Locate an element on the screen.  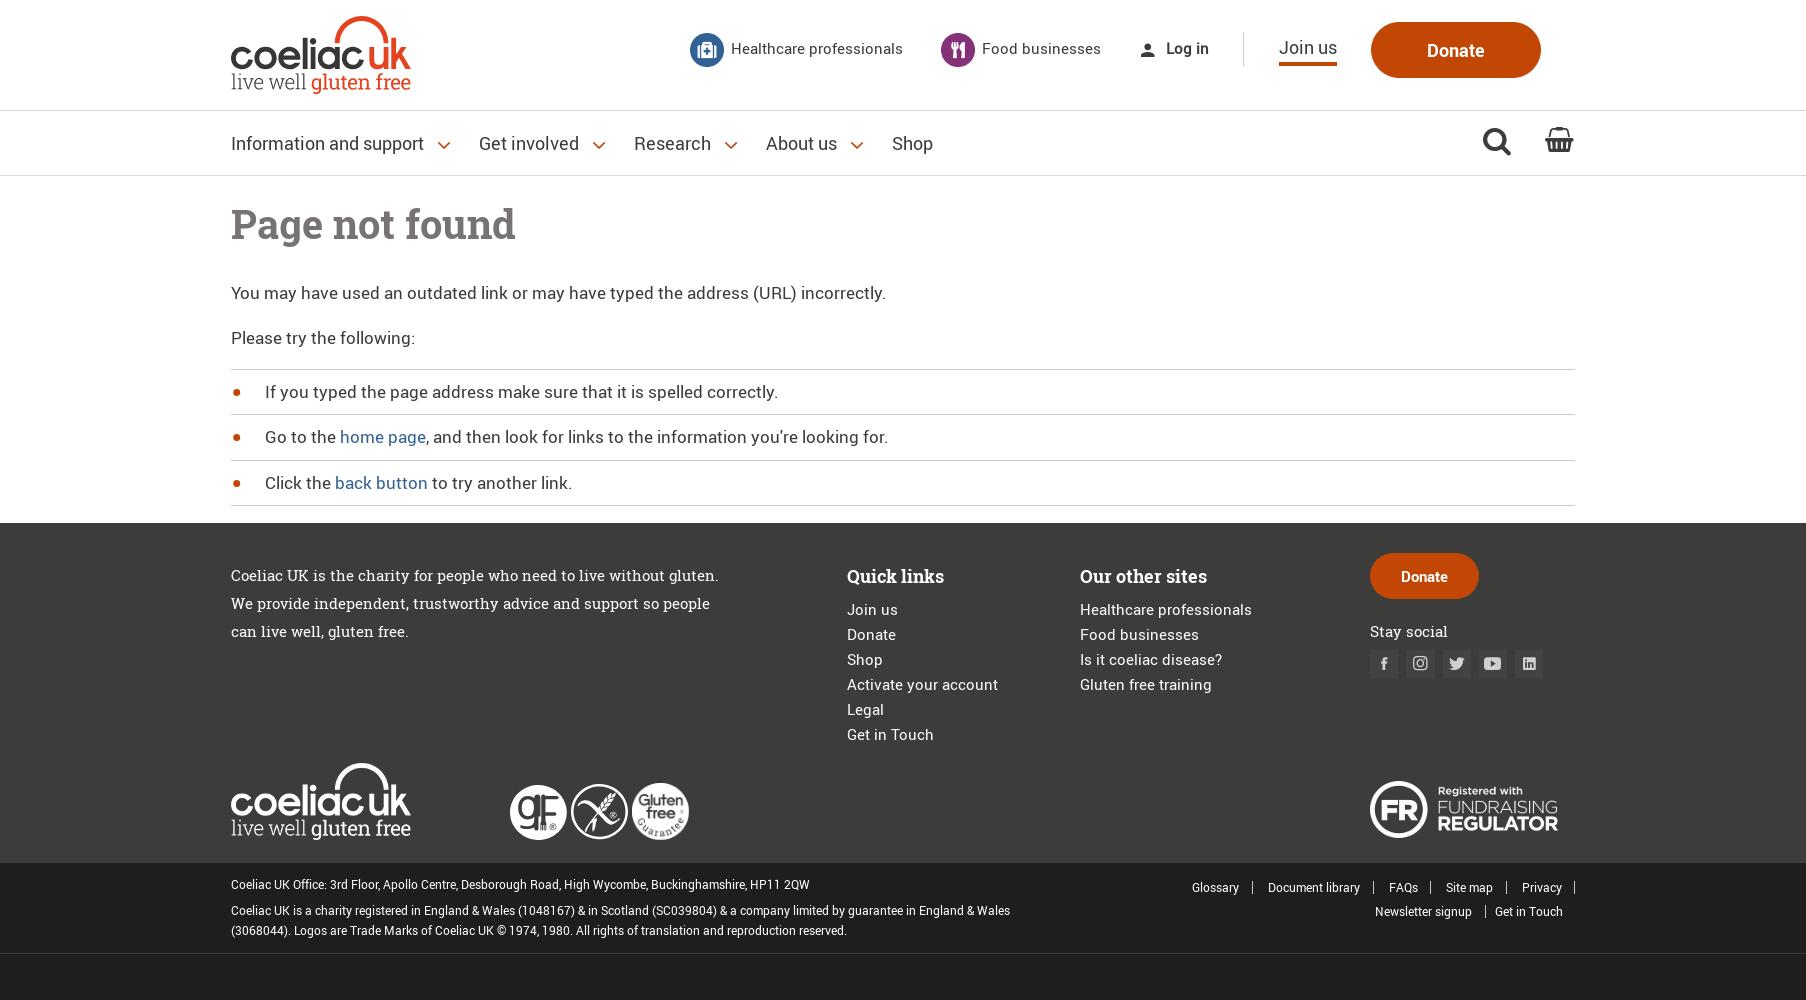
'Get in Touch' is located at coordinates (889, 733).